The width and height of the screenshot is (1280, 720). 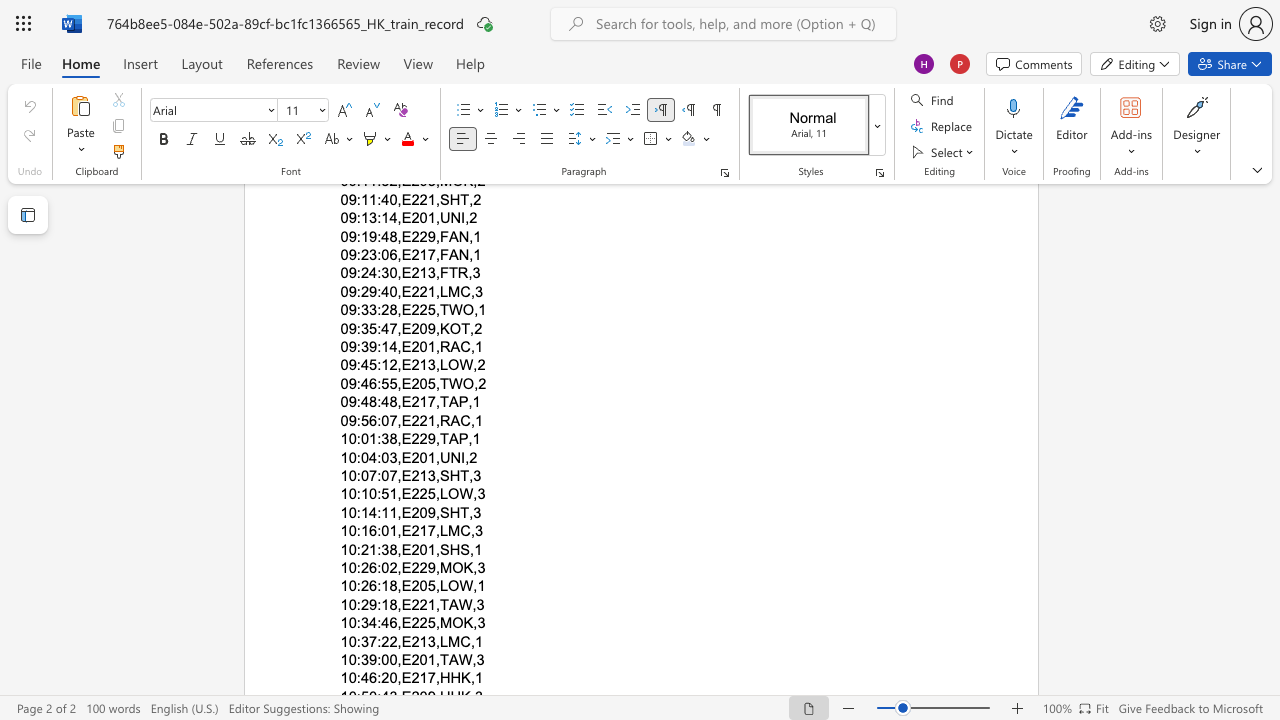 I want to click on the subset text ",3" within the text "10:29:18,E221,TAW,3", so click(x=471, y=603).